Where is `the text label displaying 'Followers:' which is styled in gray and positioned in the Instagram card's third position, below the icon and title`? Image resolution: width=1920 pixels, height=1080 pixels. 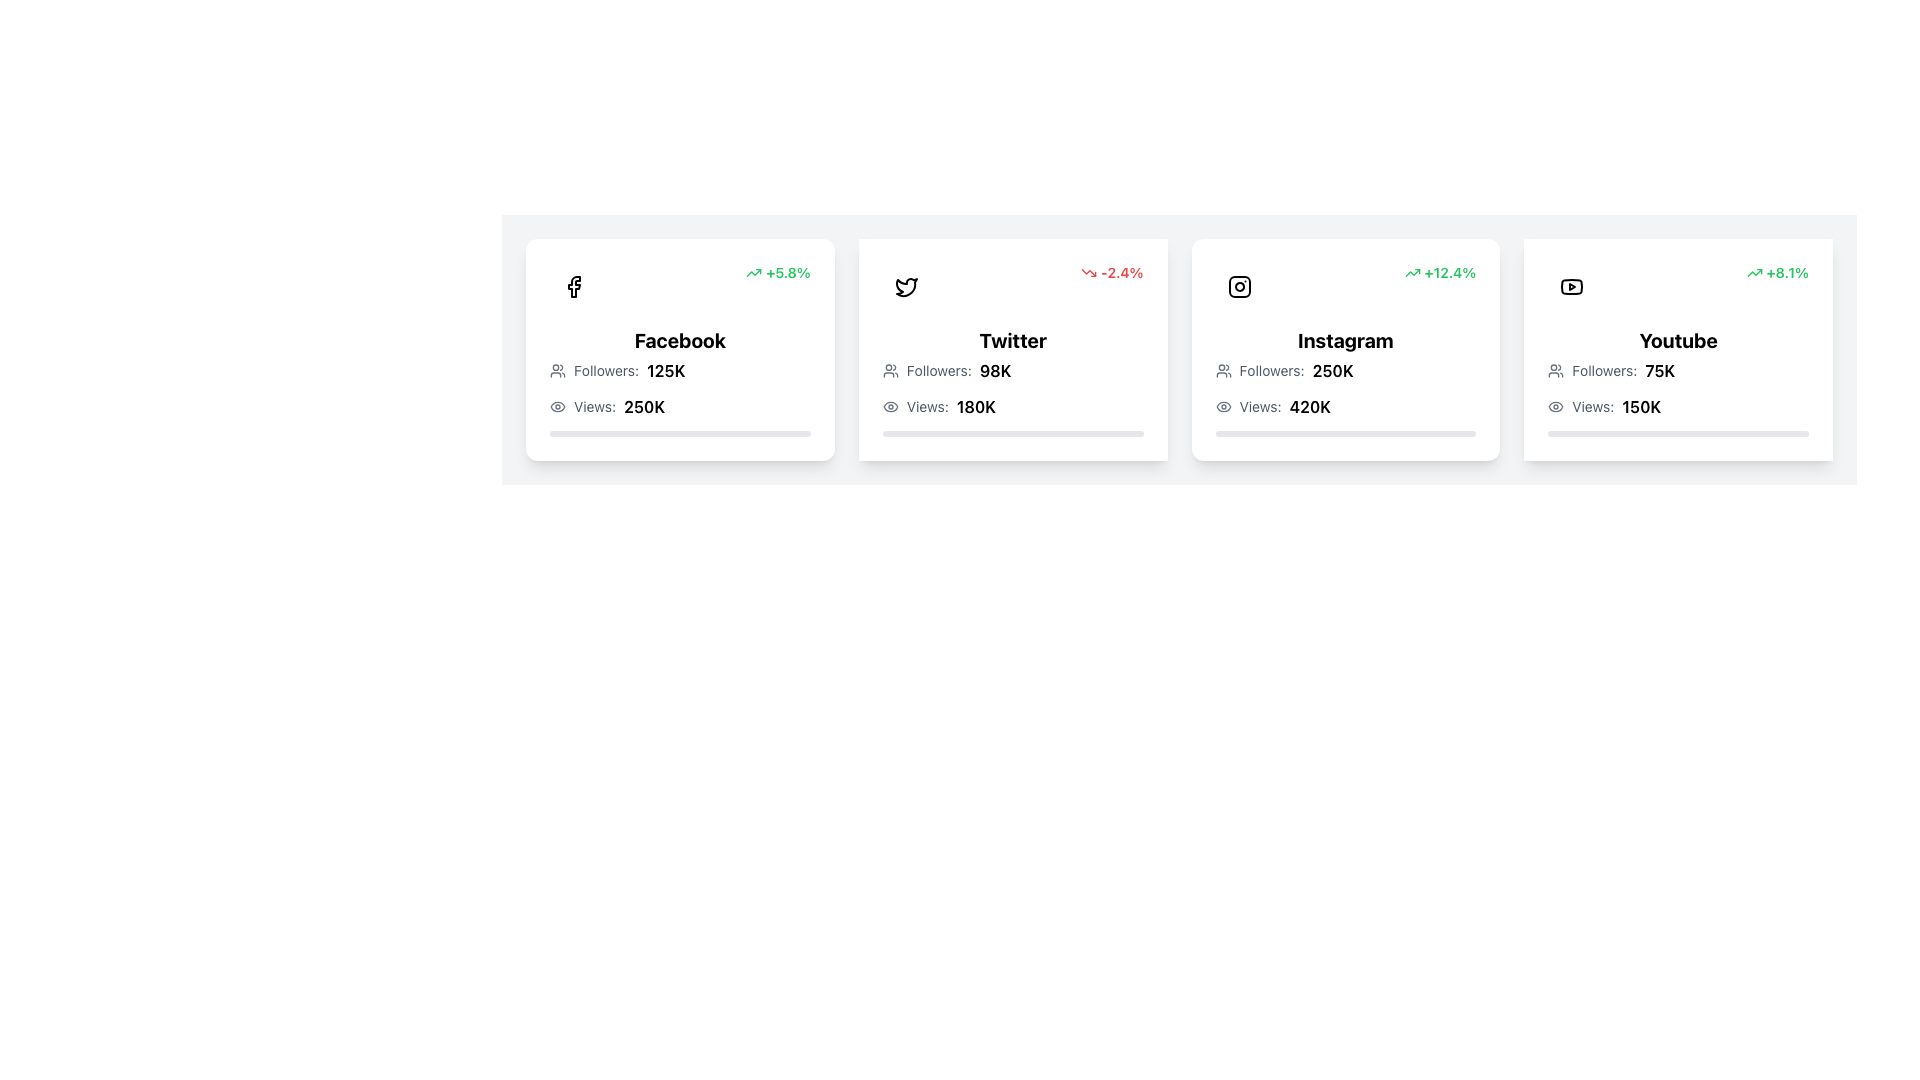 the text label displaying 'Followers:' which is styled in gray and positioned in the Instagram card's third position, below the icon and title is located at coordinates (1271, 370).